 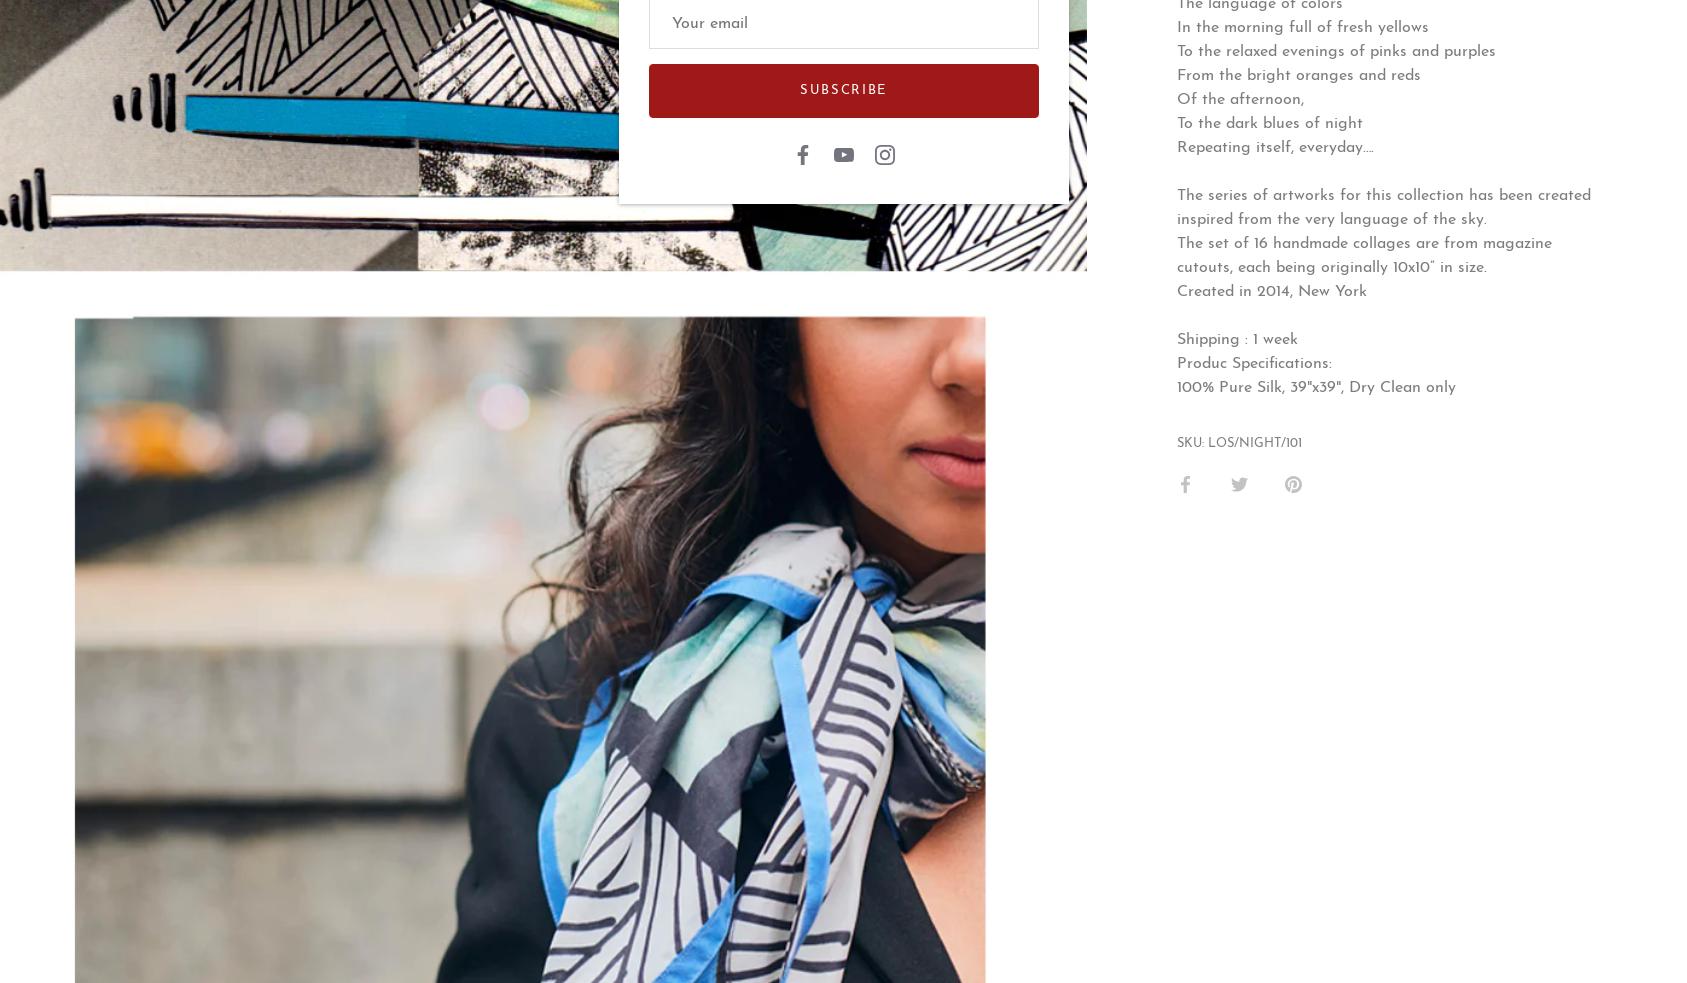 What do you see at coordinates (1364, 255) in the screenshot?
I see `'The set of 16 handmade collages are from magazine cutouts, each being originally 10x10” in size.'` at bounding box center [1364, 255].